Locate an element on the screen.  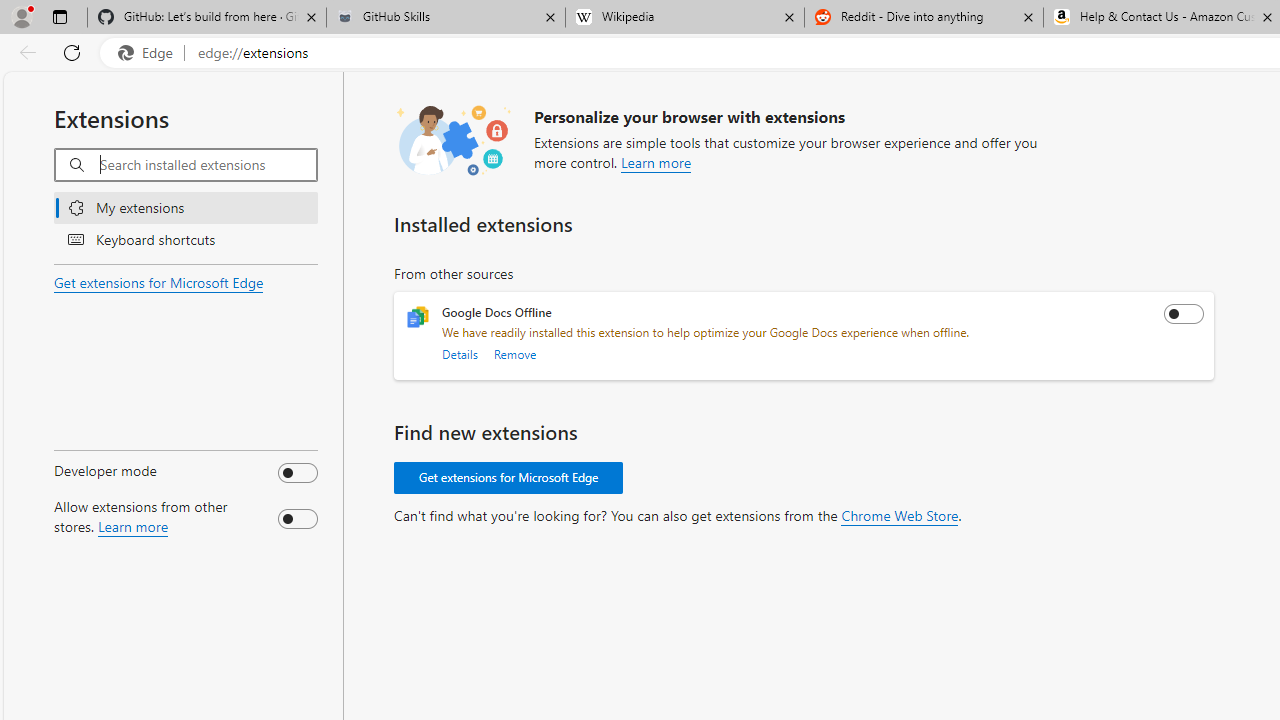
'Edge' is located at coordinates (149, 52).